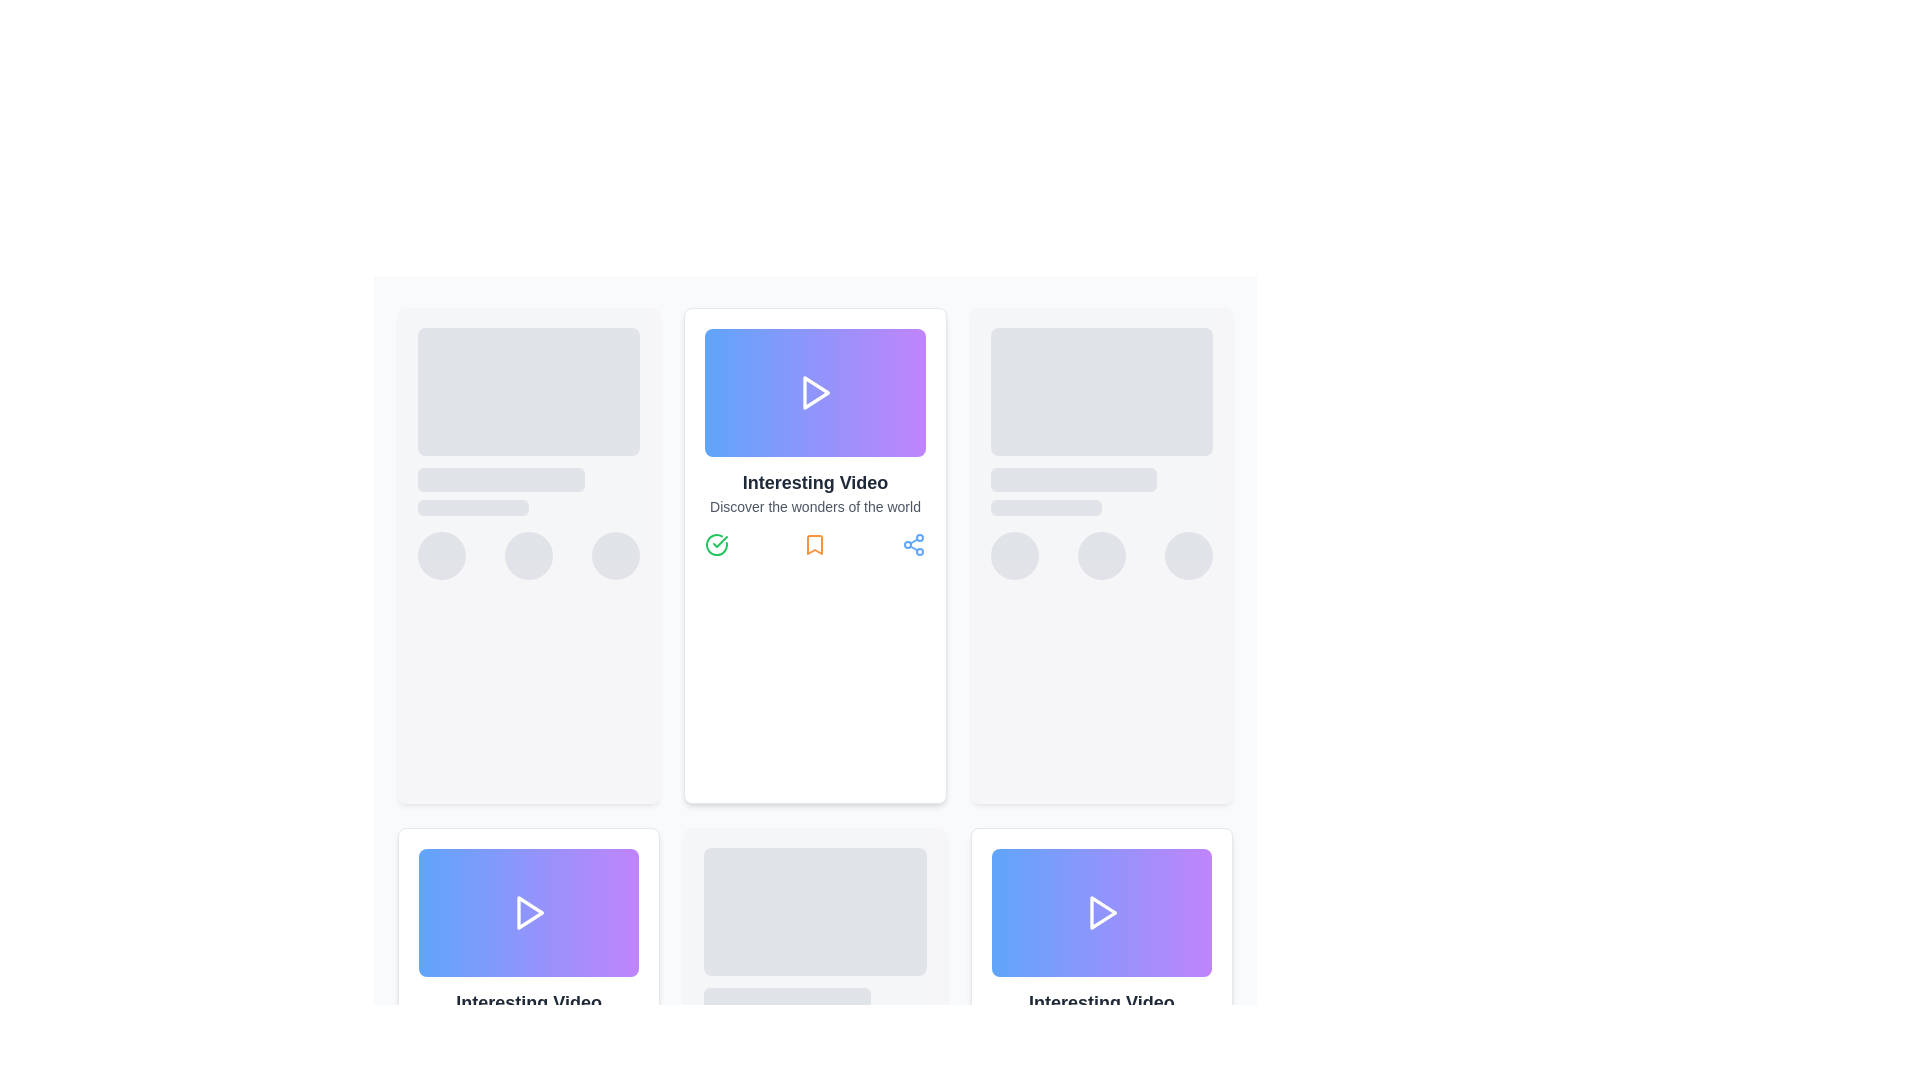 Image resolution: width=1920 pixels, height=1080 pixels. What do you see at coordinates (529, 1013) in the screenshot?
I see `textual heading and subtitle 'Interesting Video' and 'Discover the wonders of the world' located in the card component positioned in the second spot of the middle row, beneath a gradient-colored rectangle and above action icons` at bounding box center [529, 1013].